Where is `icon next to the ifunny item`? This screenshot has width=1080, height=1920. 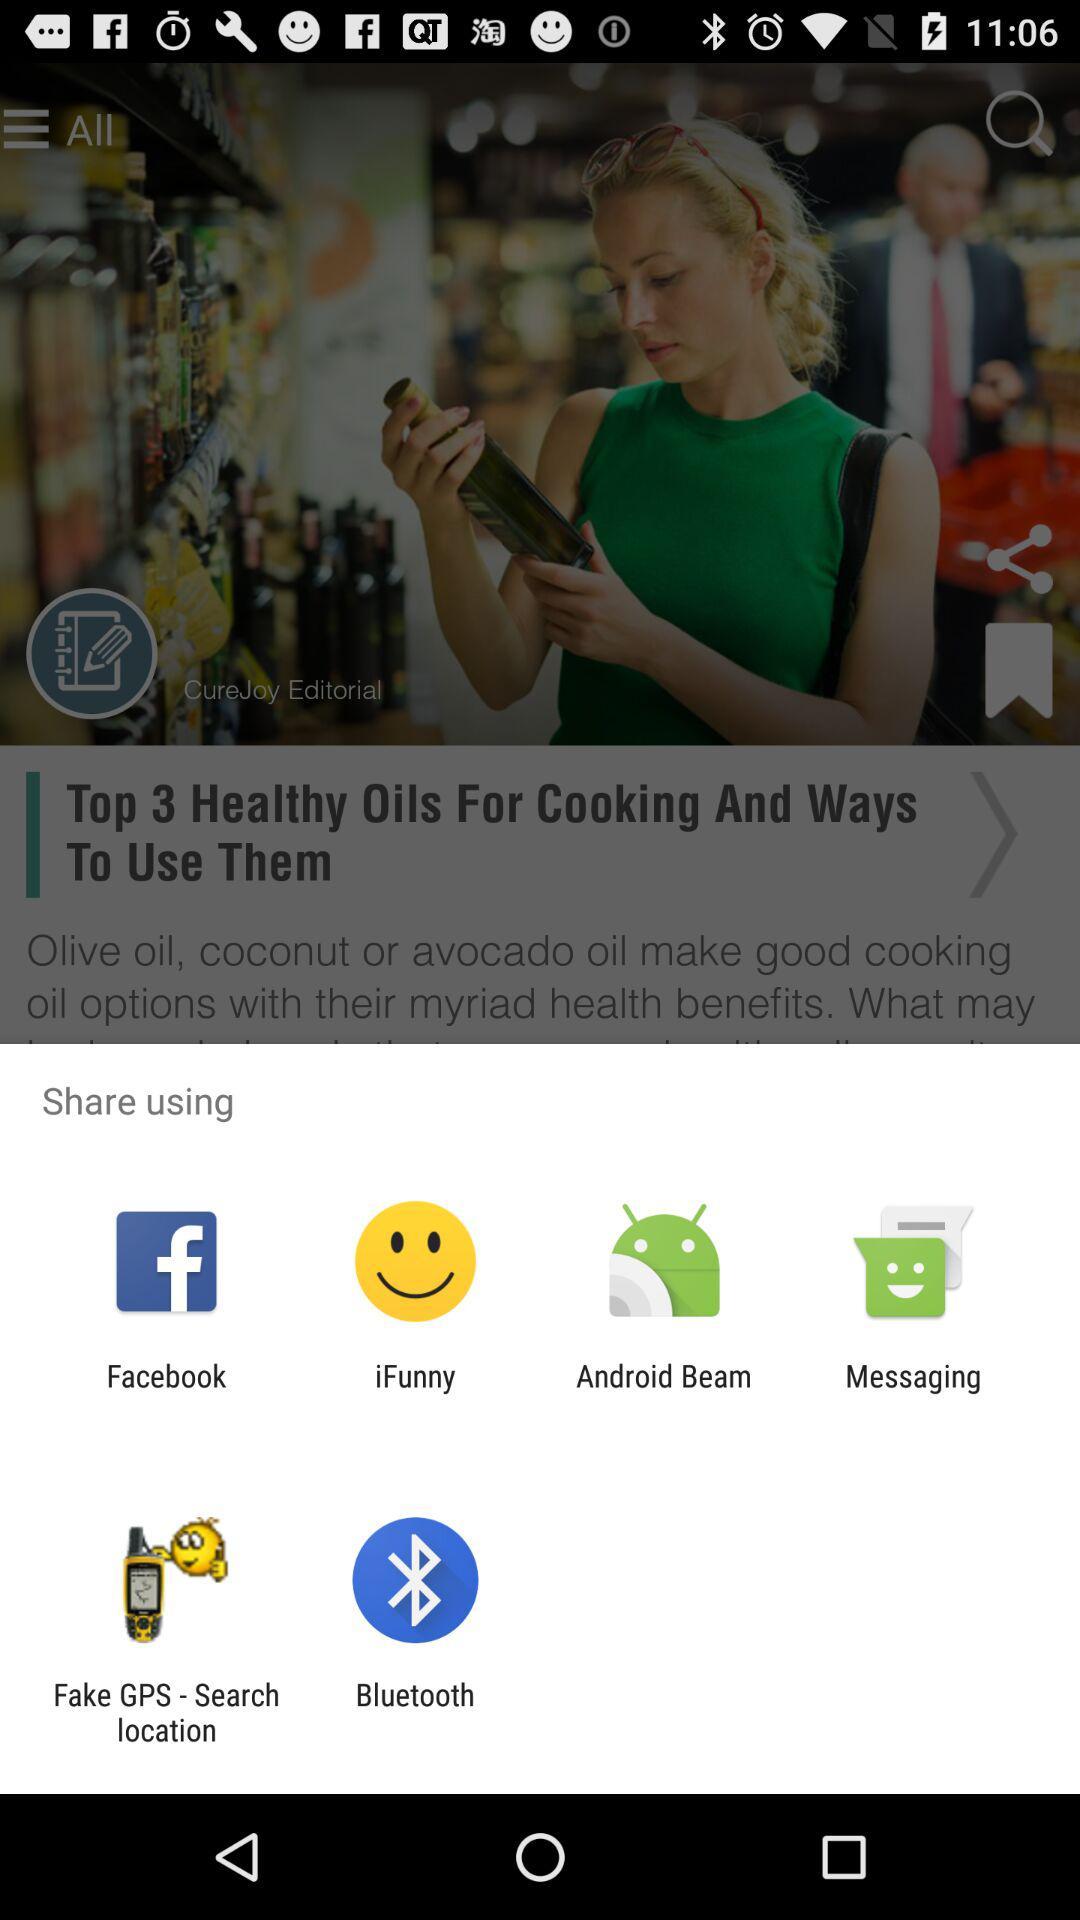
icon next to the ifunny item is located at coordinates (664, 1392).